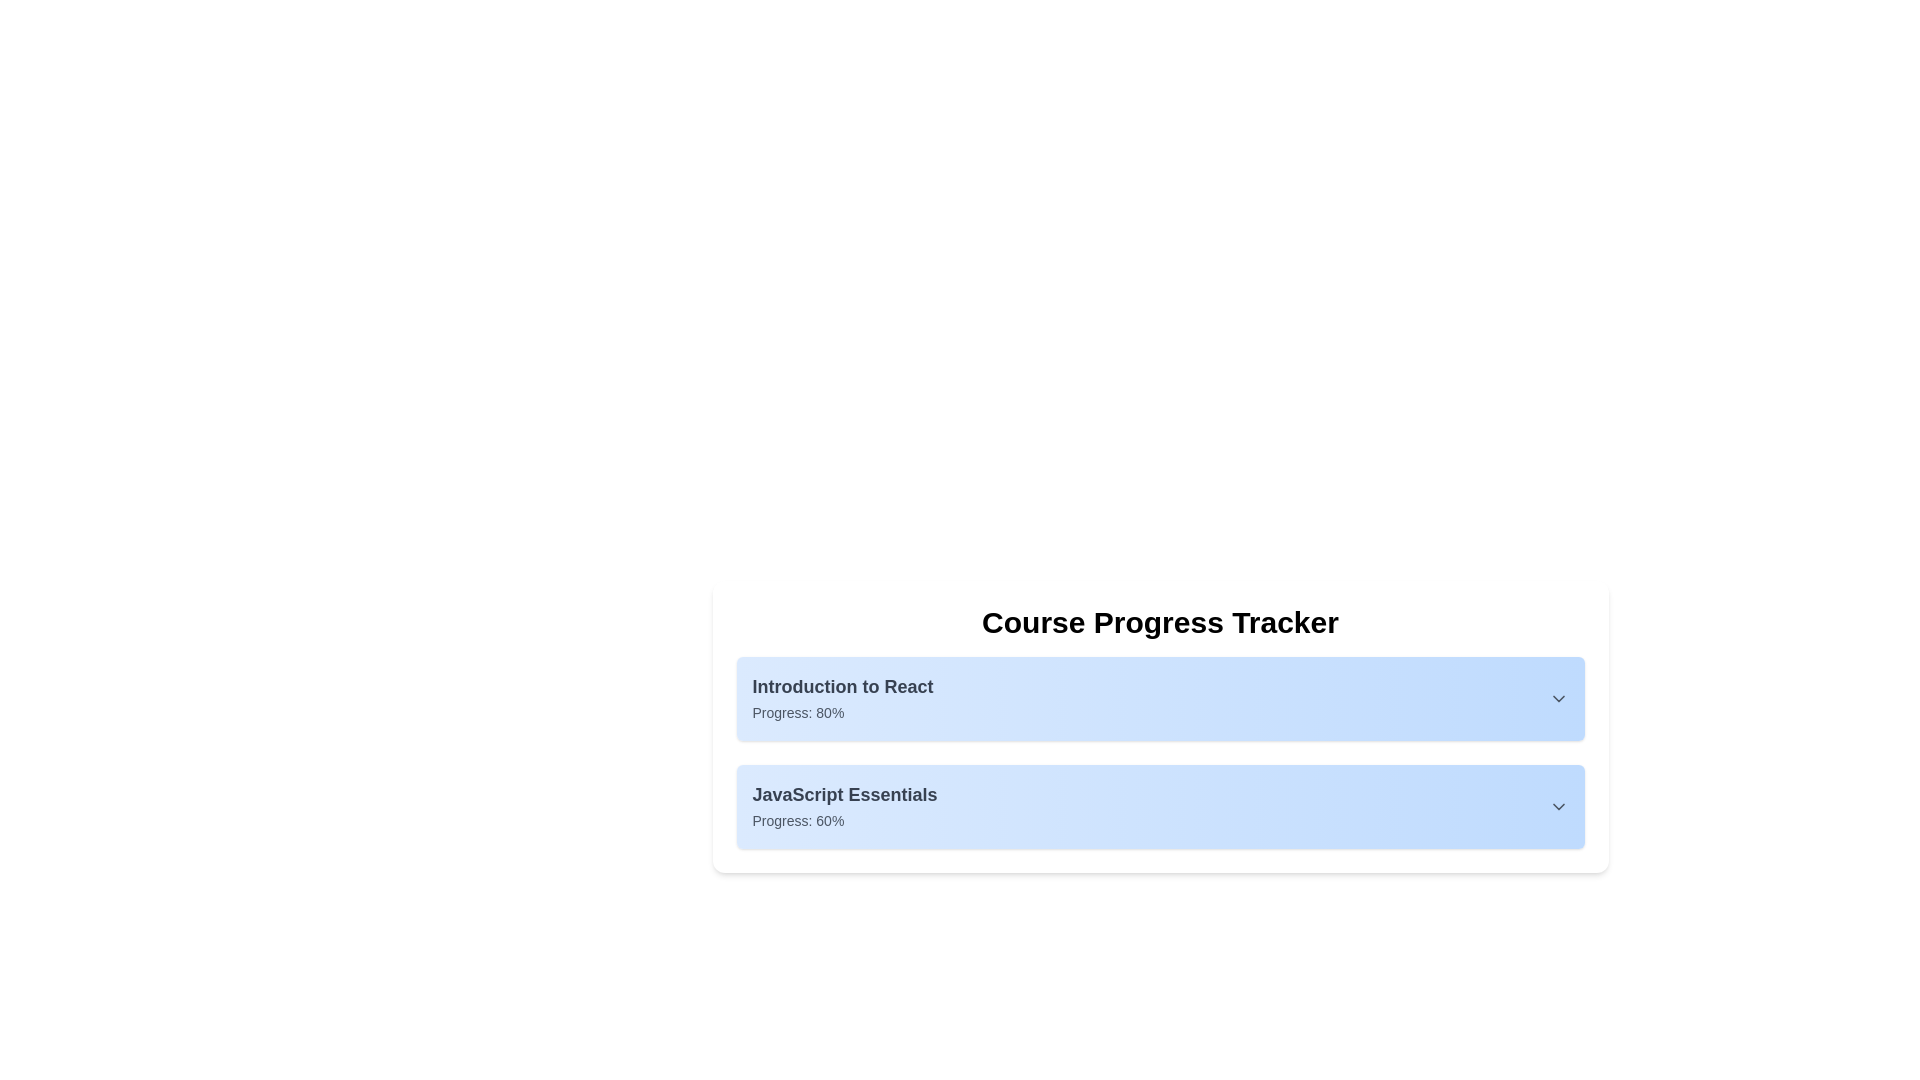 This screenshot has width=1920, height=1080. I want to click on the first expandable list item displaying course progress information, so click(1160, 697).